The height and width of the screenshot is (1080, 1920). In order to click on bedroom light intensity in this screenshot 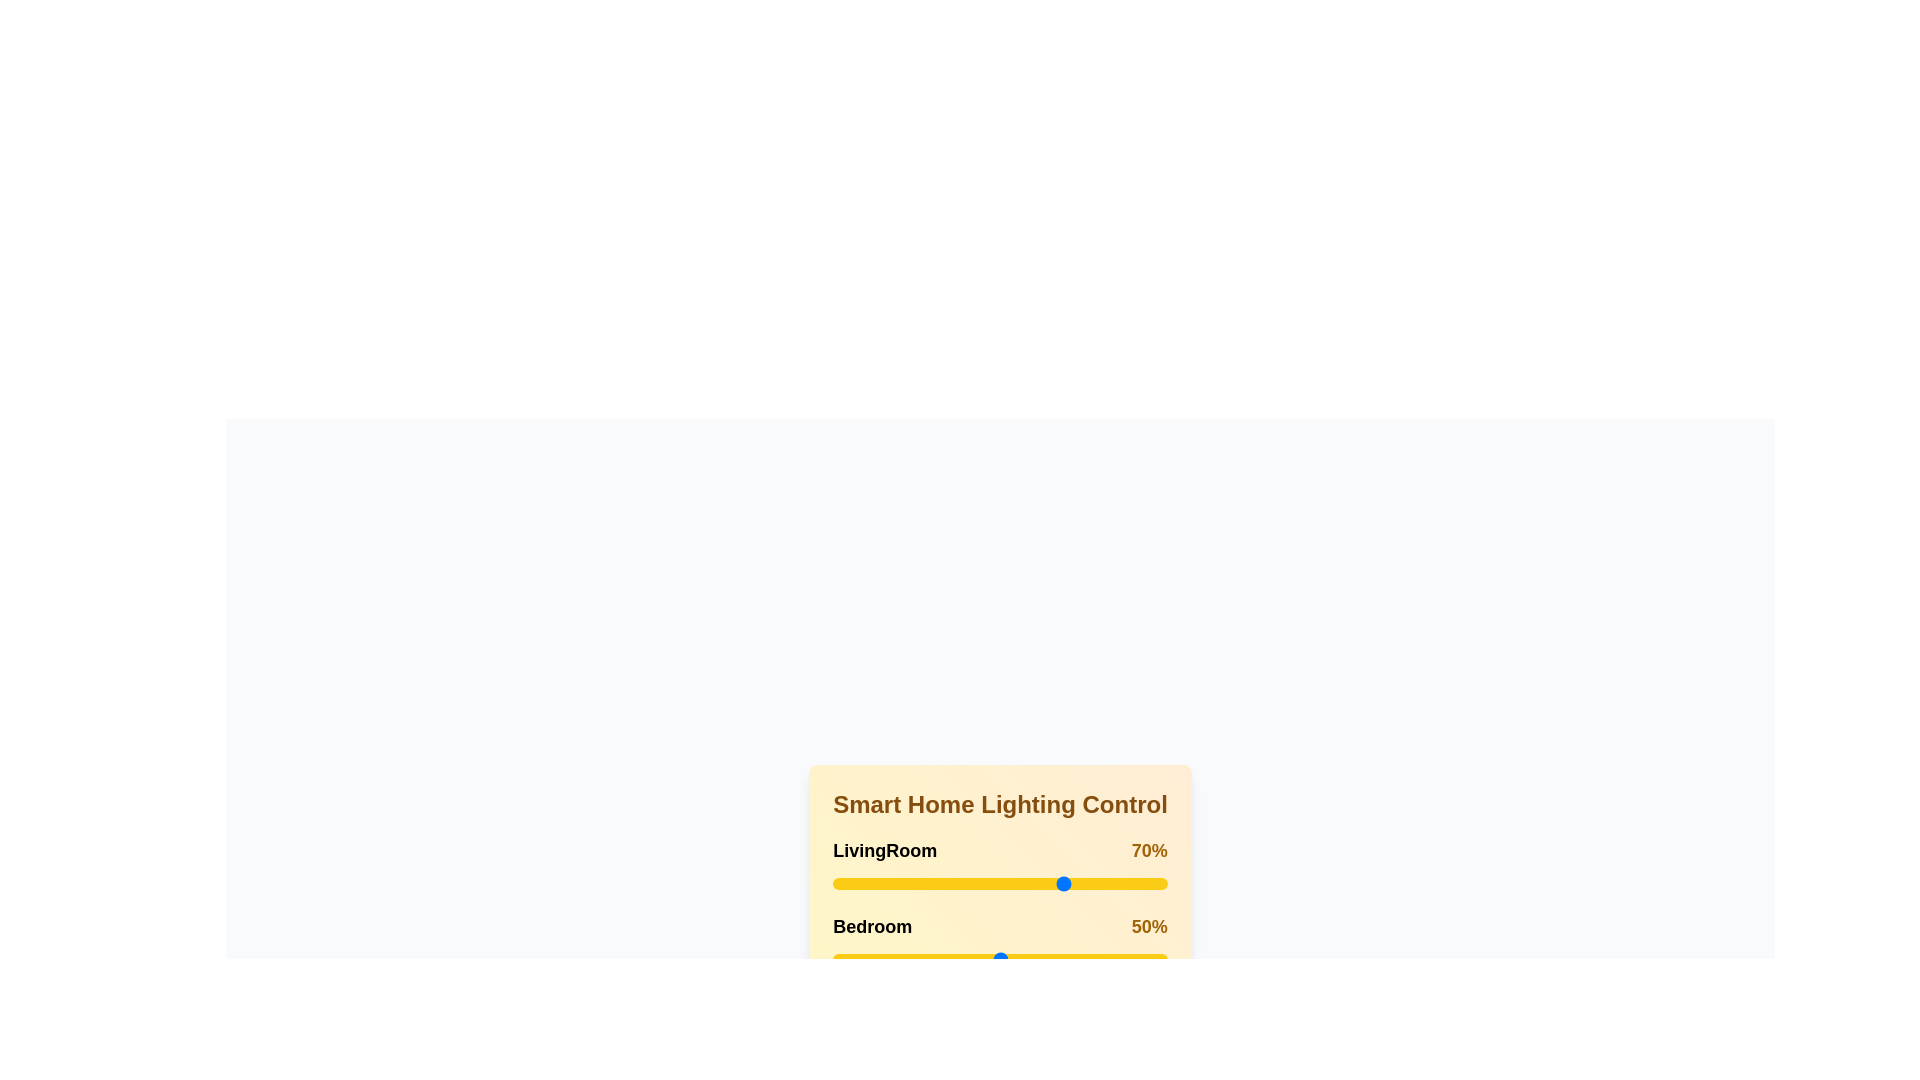, I will do `click(1096, 959)`.